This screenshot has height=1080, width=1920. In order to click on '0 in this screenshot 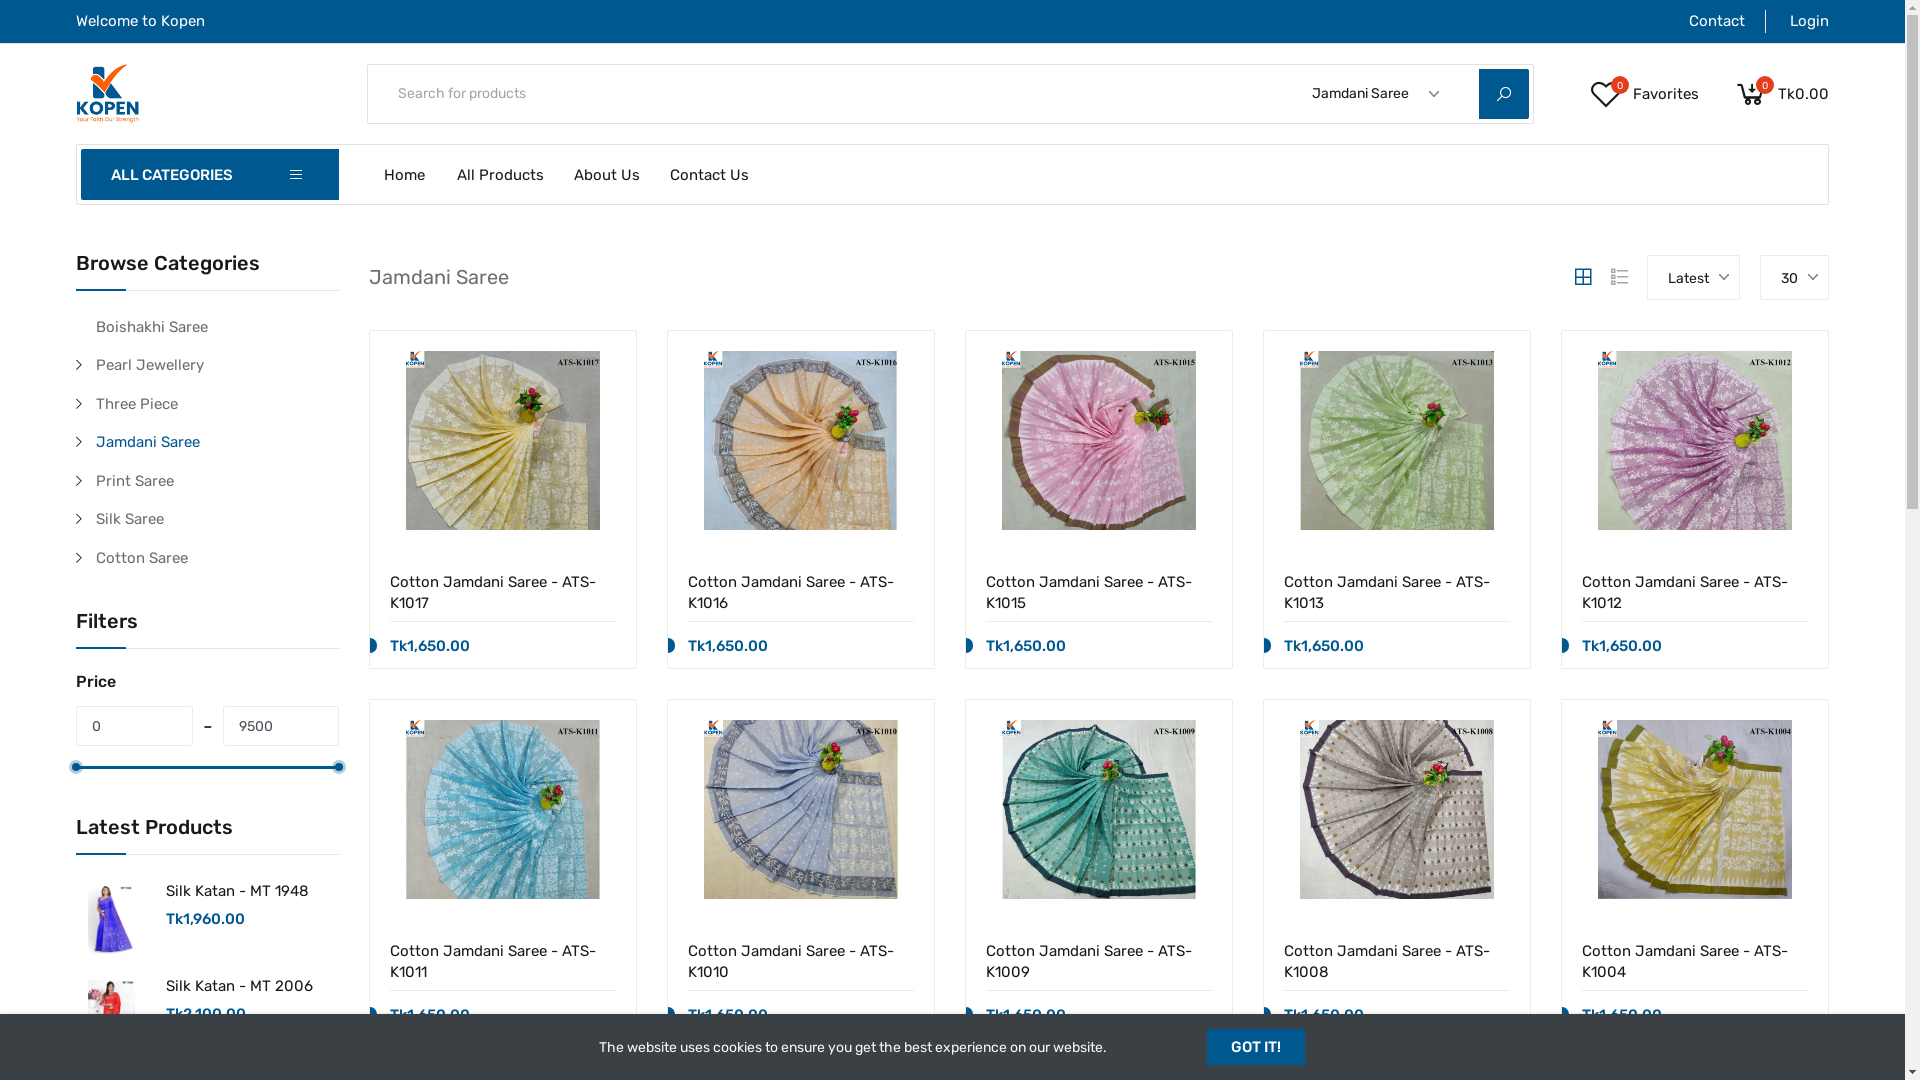, I will do `click(1587, 93)`.